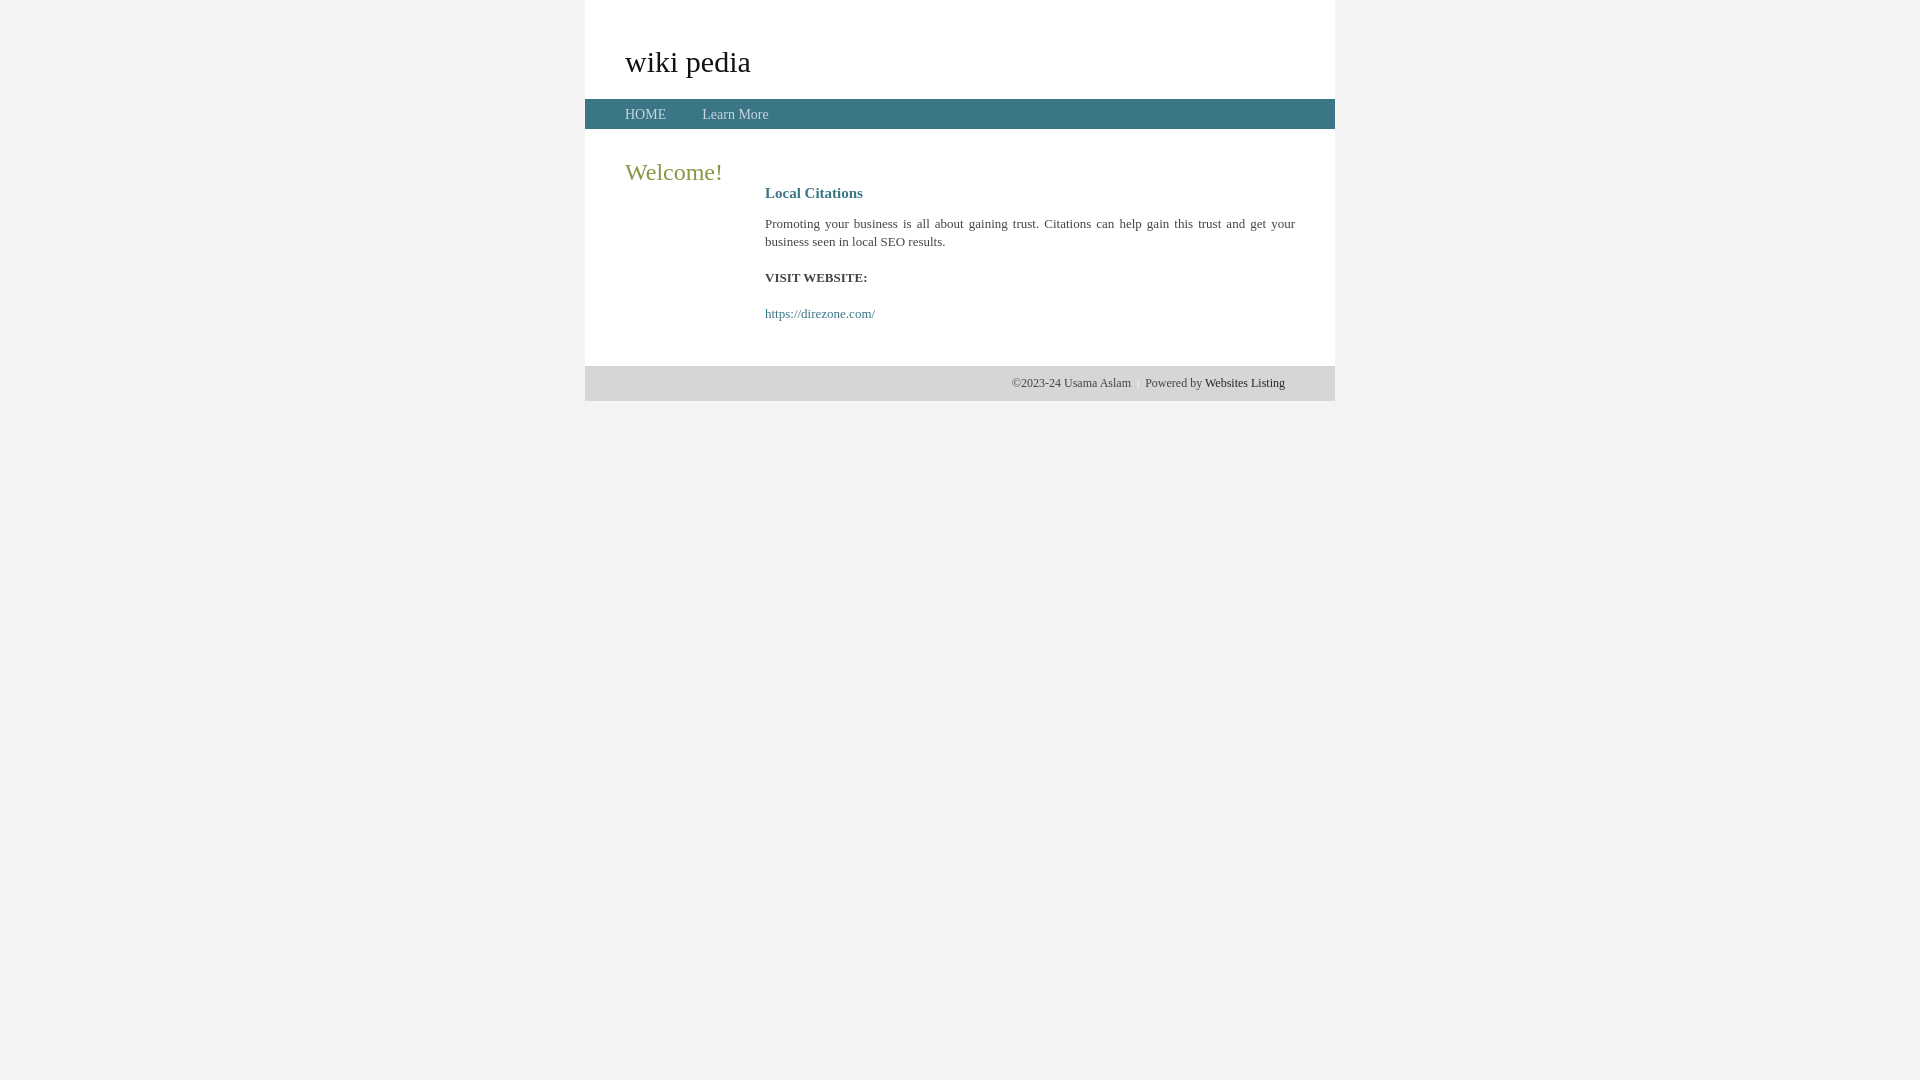 The width and height of the screenshot is (1920, 1080). Describe the element at coordinates (1203, 382) in the screenshot. I see `'Websites Listing'` at that location.